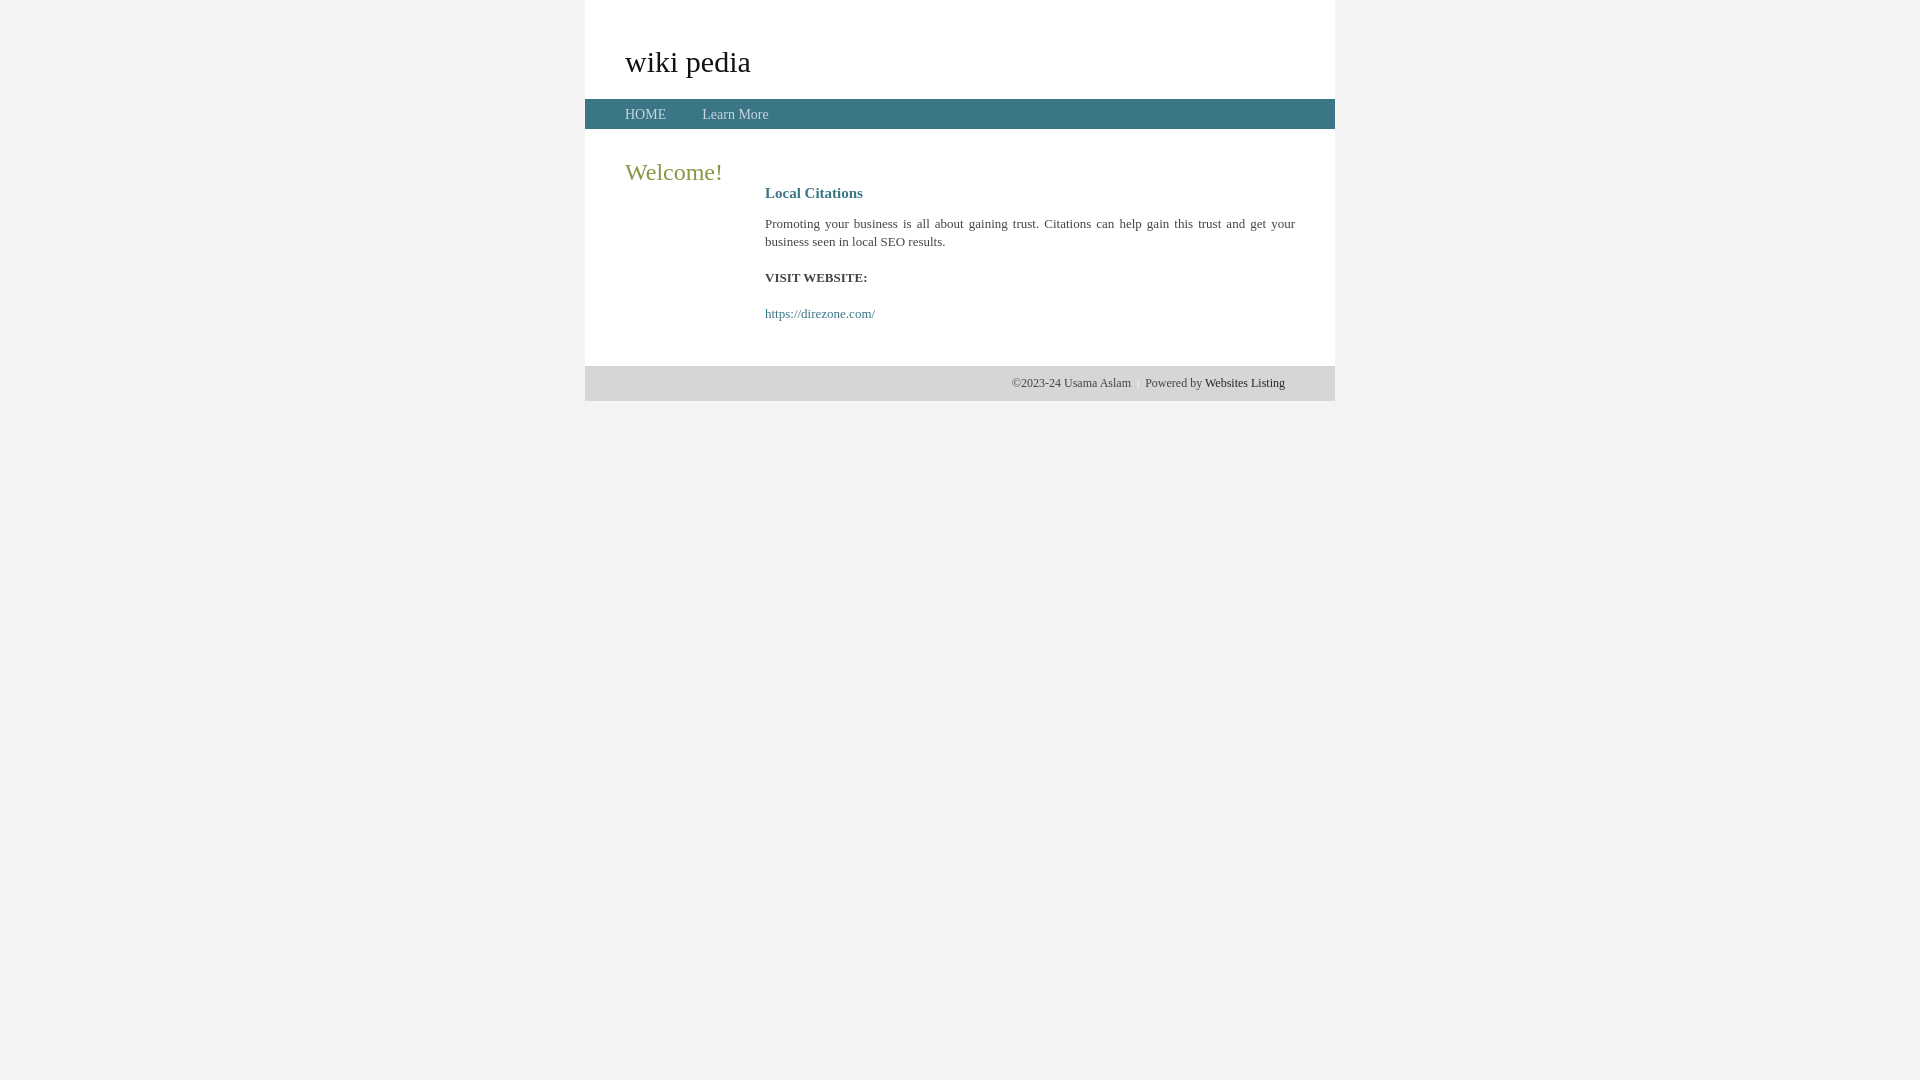 The width and height of the screenshot is (1920, 1080). Describe the element at coordinates (1203, 382) in the screenshot. I see `'Websites Listing'` at that location.